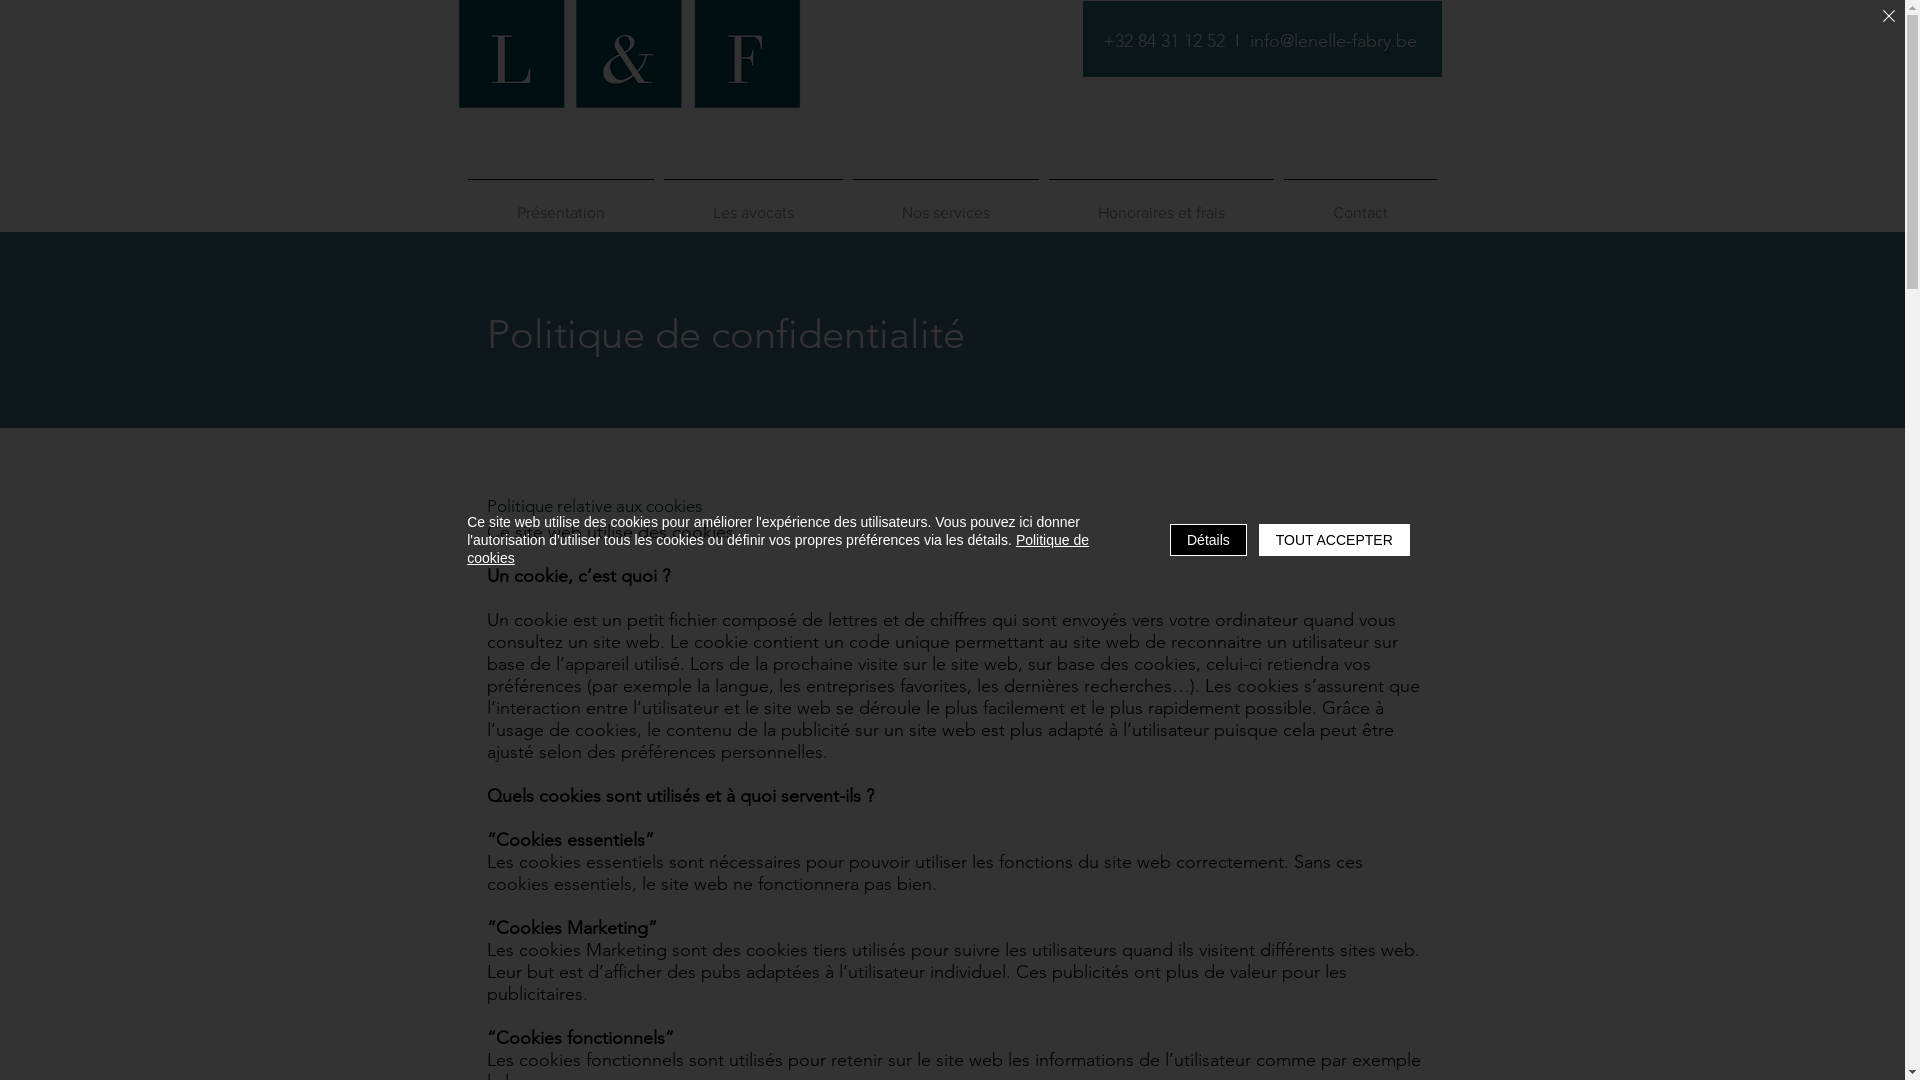 Image resolution: width=1920 pixels, height=1080 pixels. Describe the element at coordinates (751, 204) in the screenshot. I see `'Les avocats'` at that location.